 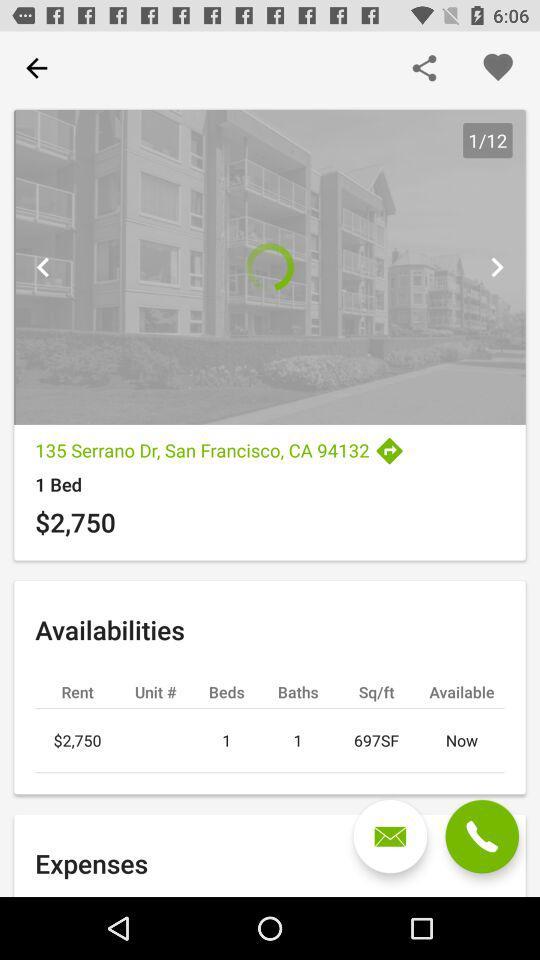 I want to click on previous, so click(x=495, y=266).